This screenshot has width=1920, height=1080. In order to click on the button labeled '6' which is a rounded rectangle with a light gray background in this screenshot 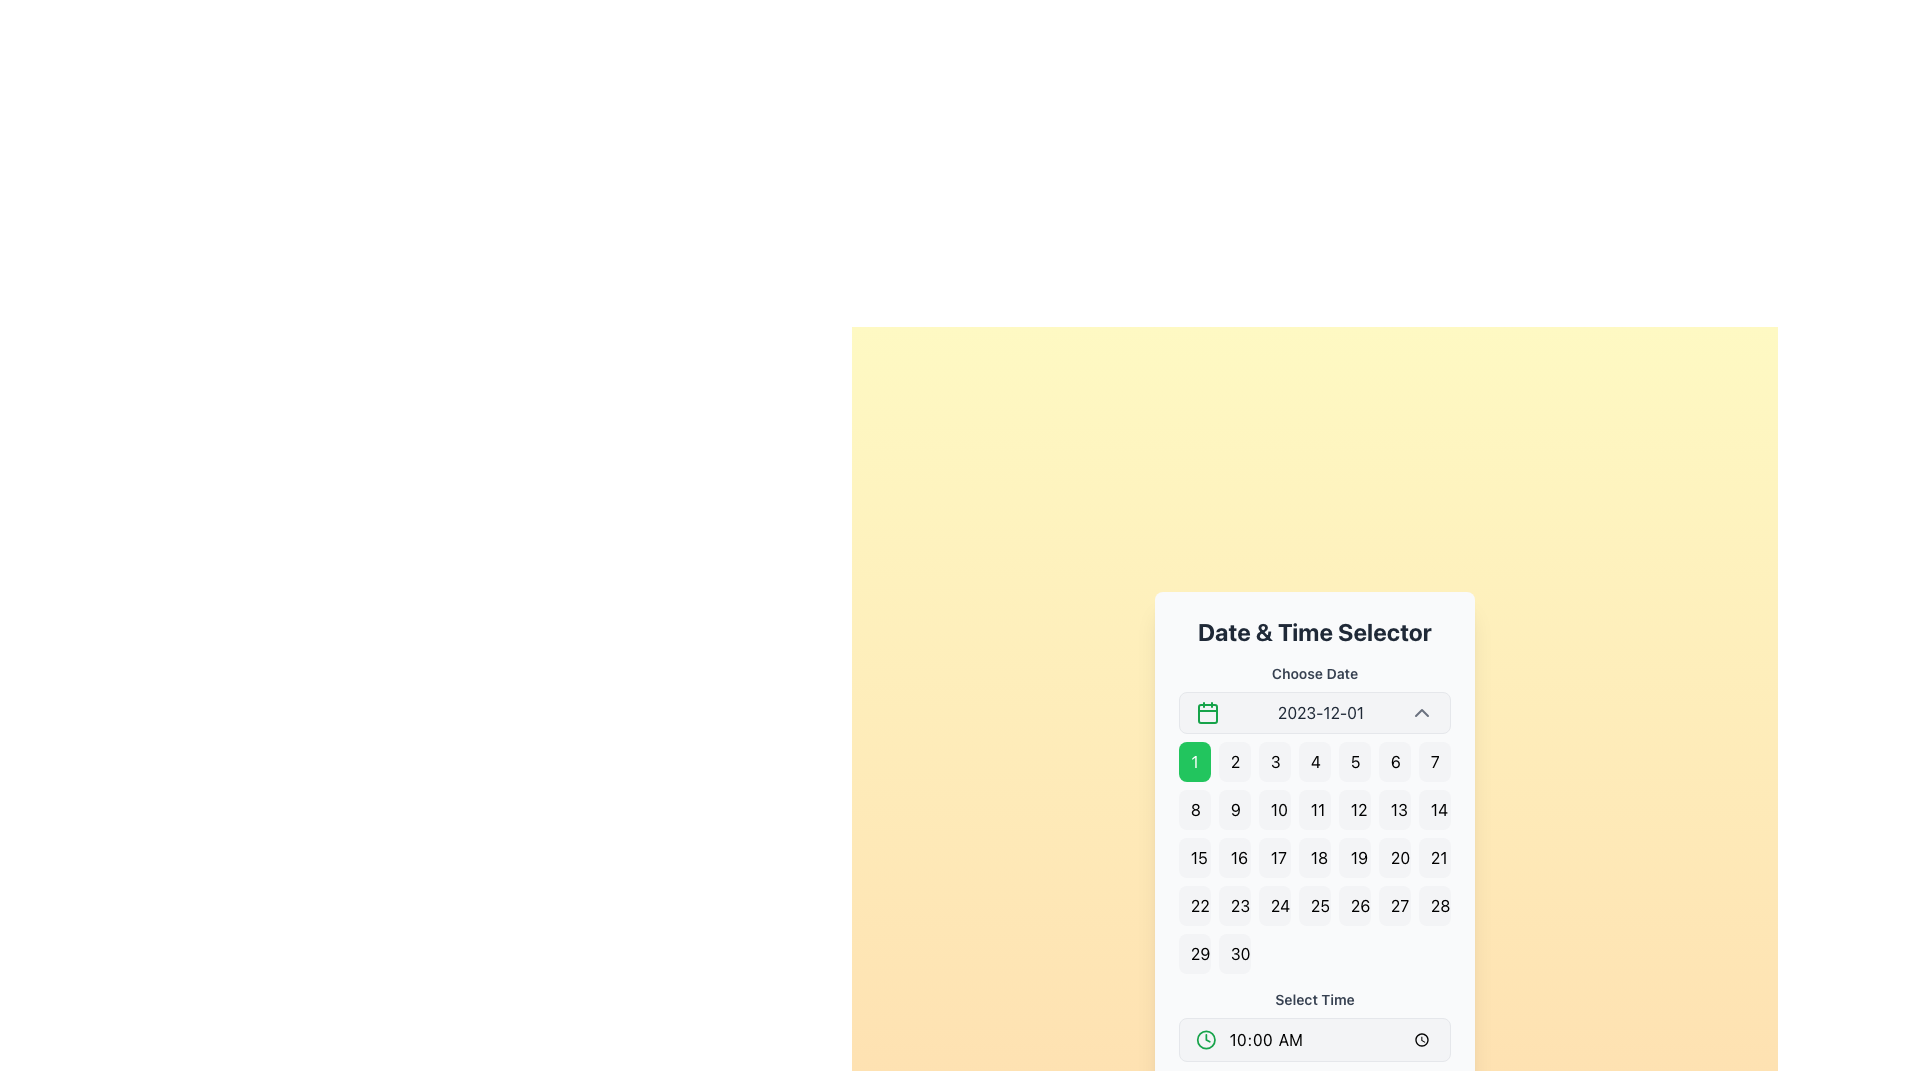, I will do `click(1394, 762)`.